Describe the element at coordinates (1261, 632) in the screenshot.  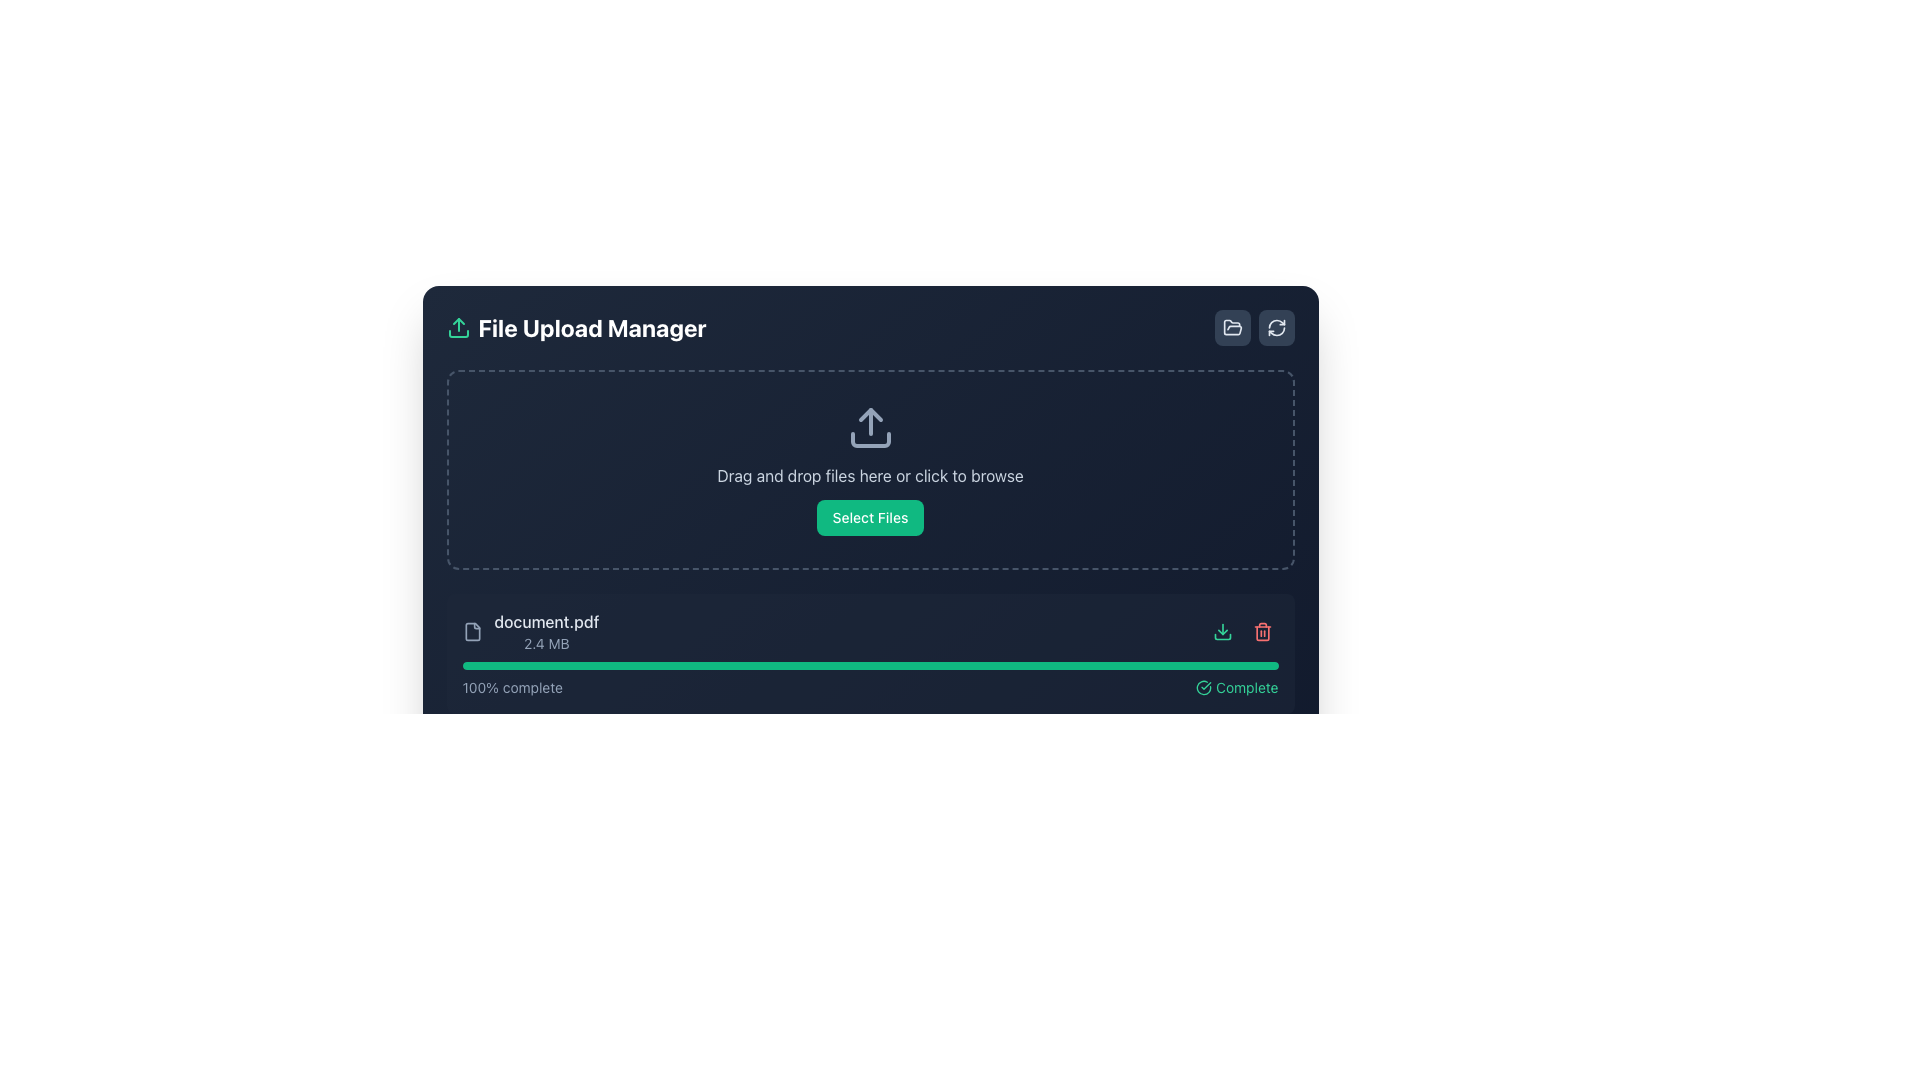
I see `the Trash Bin icon located in the bottom right corner of the file upload section` at that location.